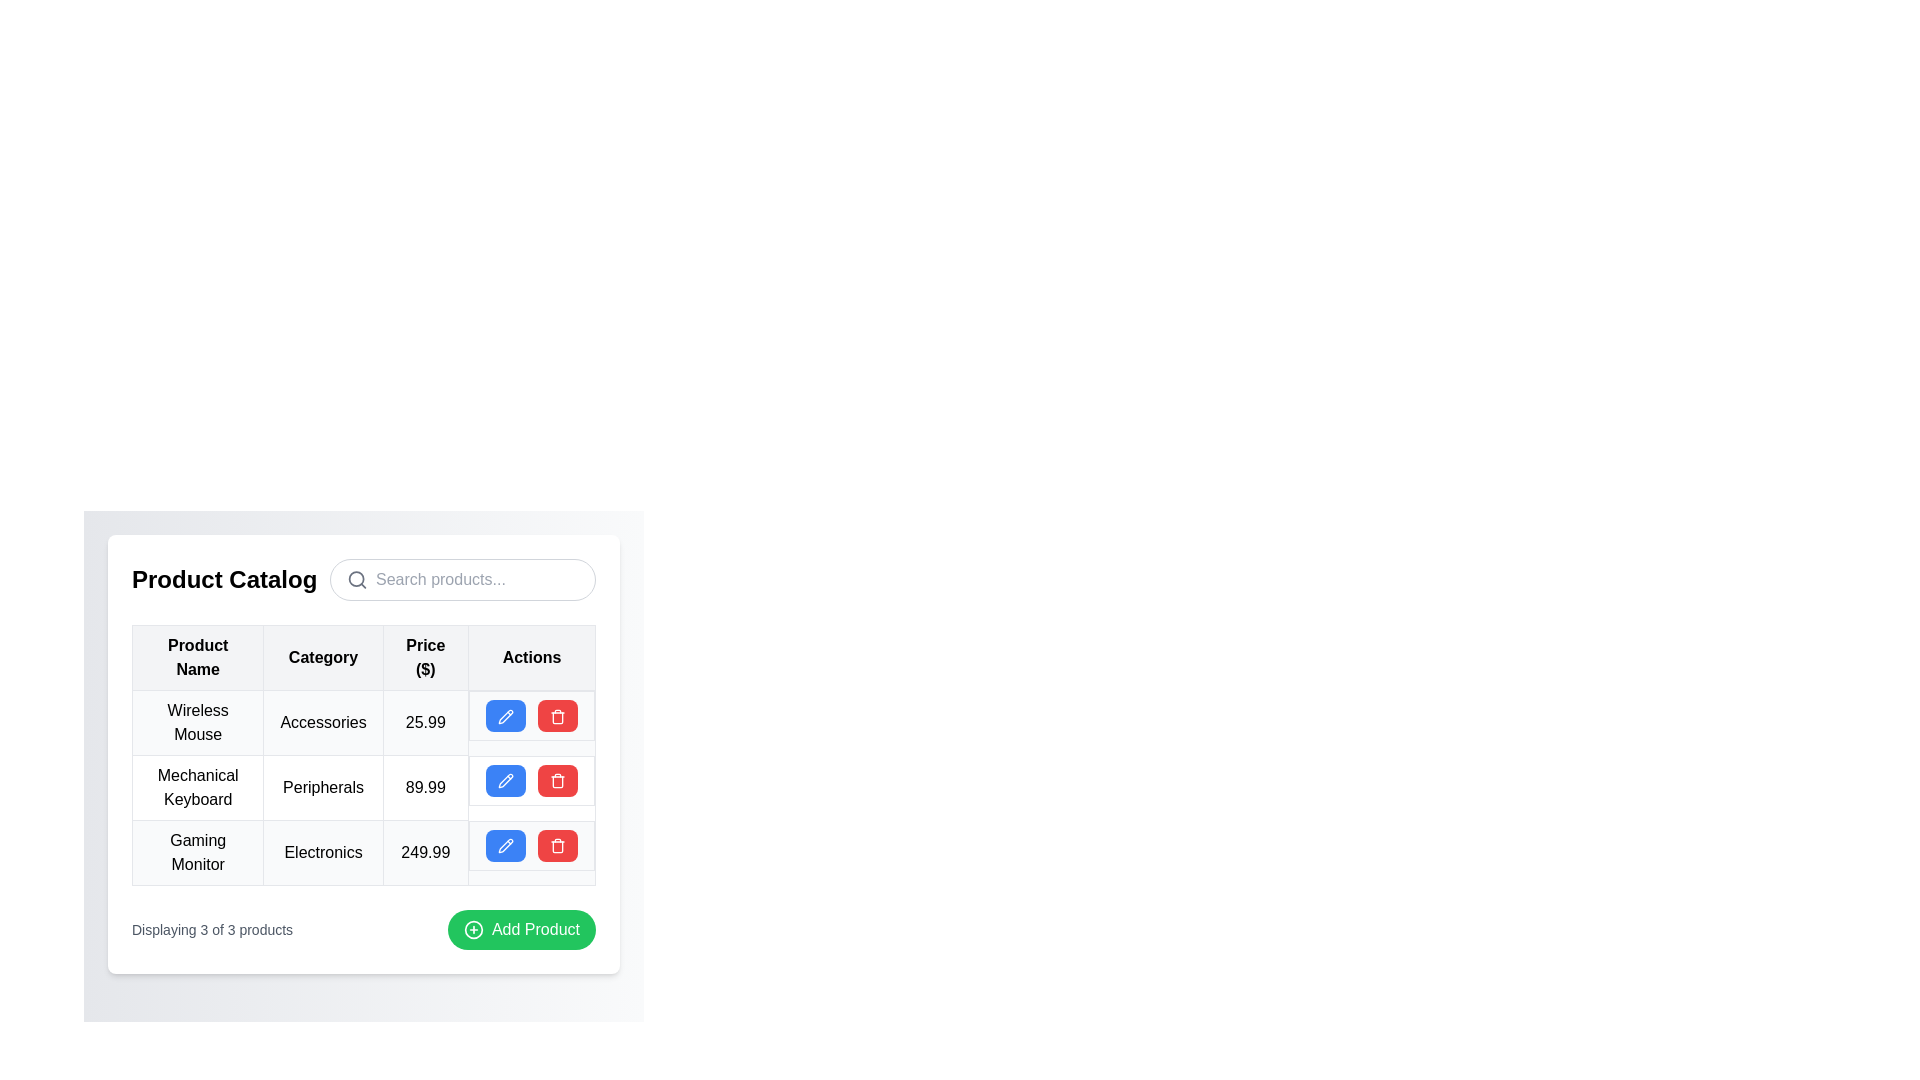 This screenshot has width=1920, height=1080. What do you see at coordinates (364, 722) in the screenshot?
I see `the first row of the product catalog table that displays the product's name, category, and price` at bounding box center [364, 722].